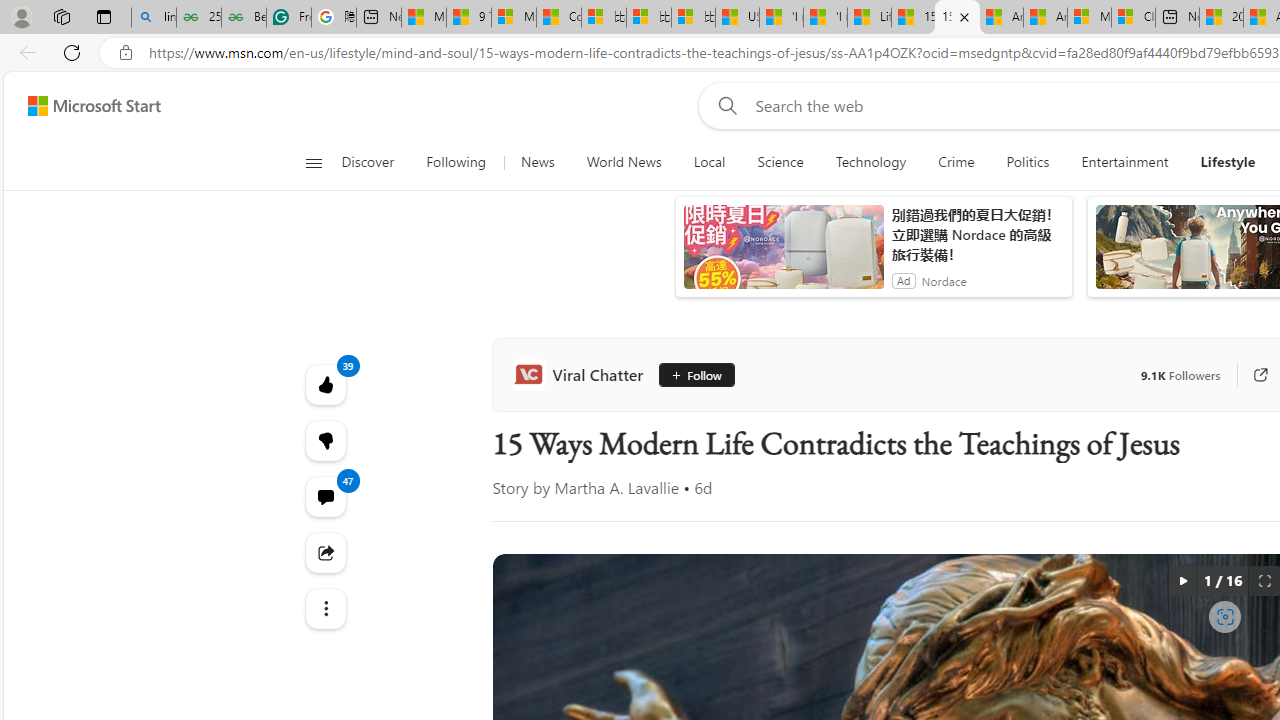 The height and width of the screenshot is (720, 1280). I want to click on 'Back', so click(24, 51).